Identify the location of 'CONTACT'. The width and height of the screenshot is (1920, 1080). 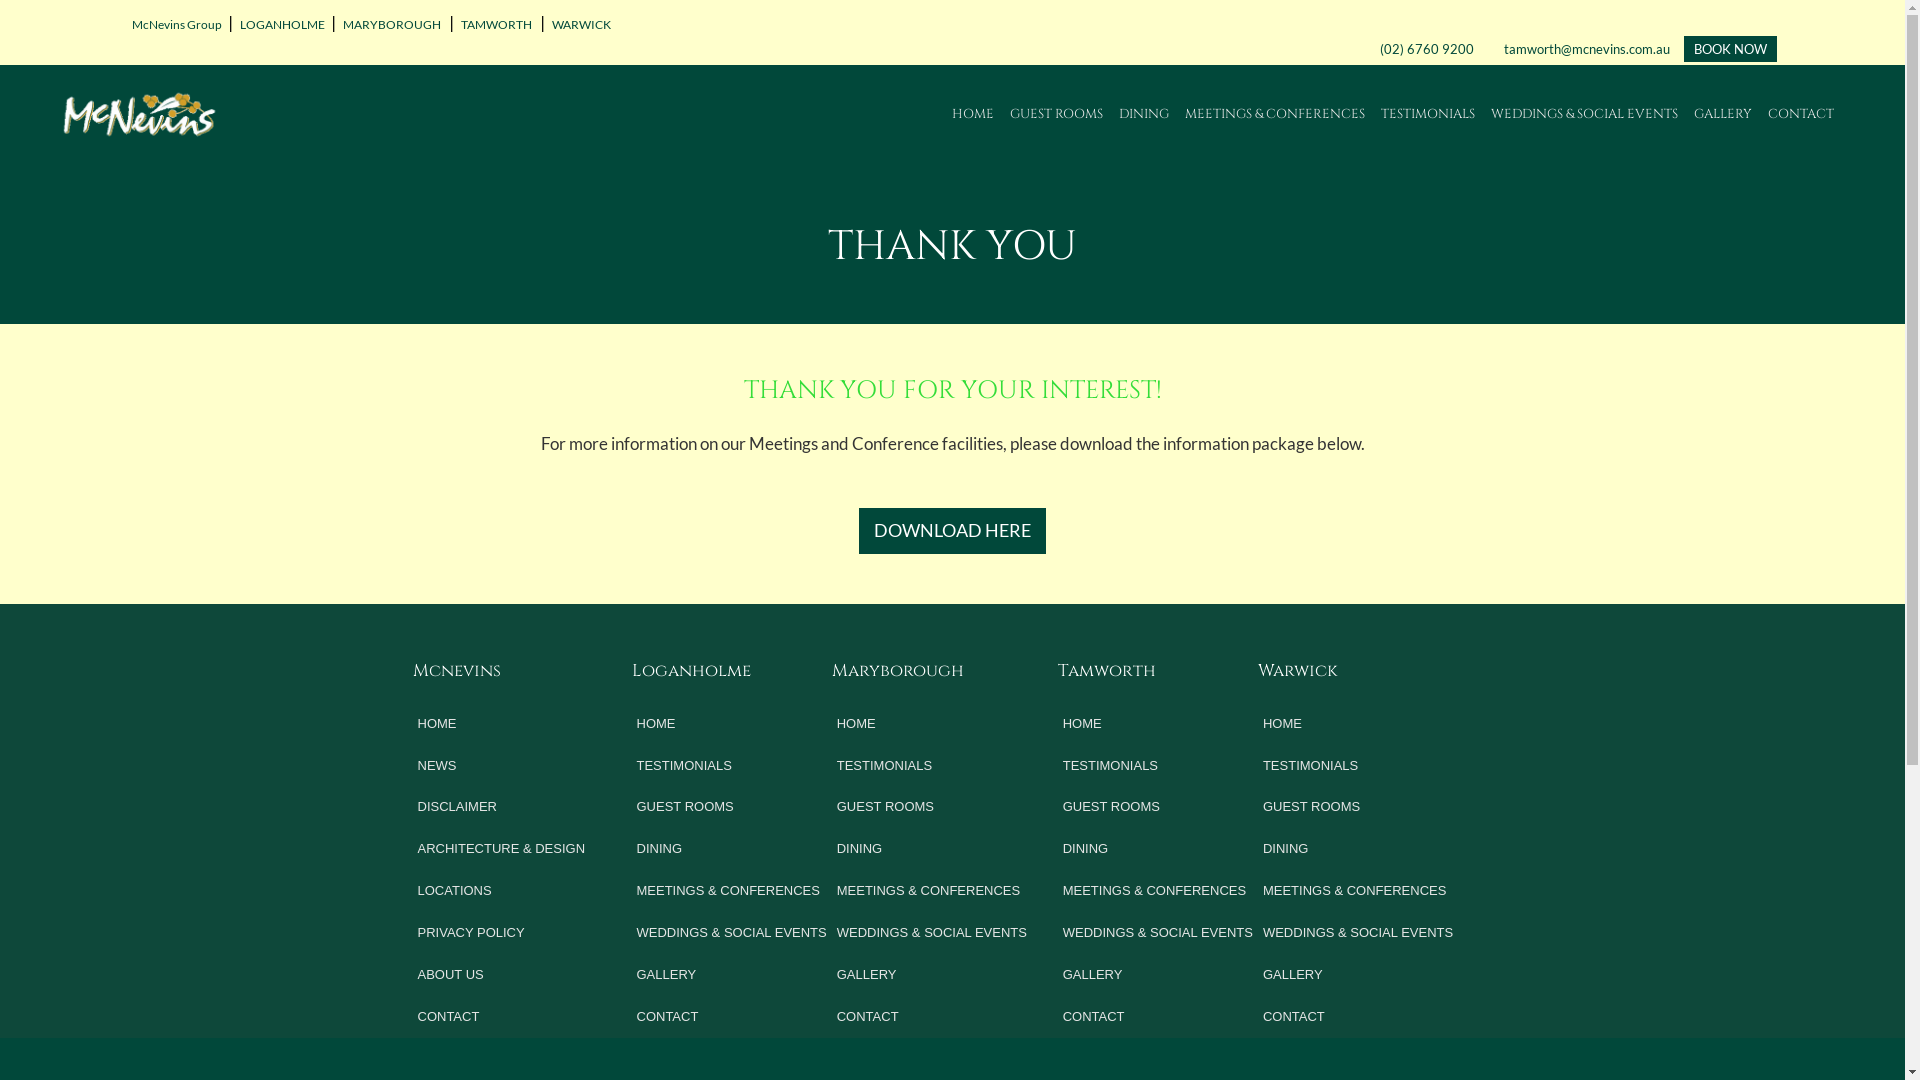
(933, 1017).